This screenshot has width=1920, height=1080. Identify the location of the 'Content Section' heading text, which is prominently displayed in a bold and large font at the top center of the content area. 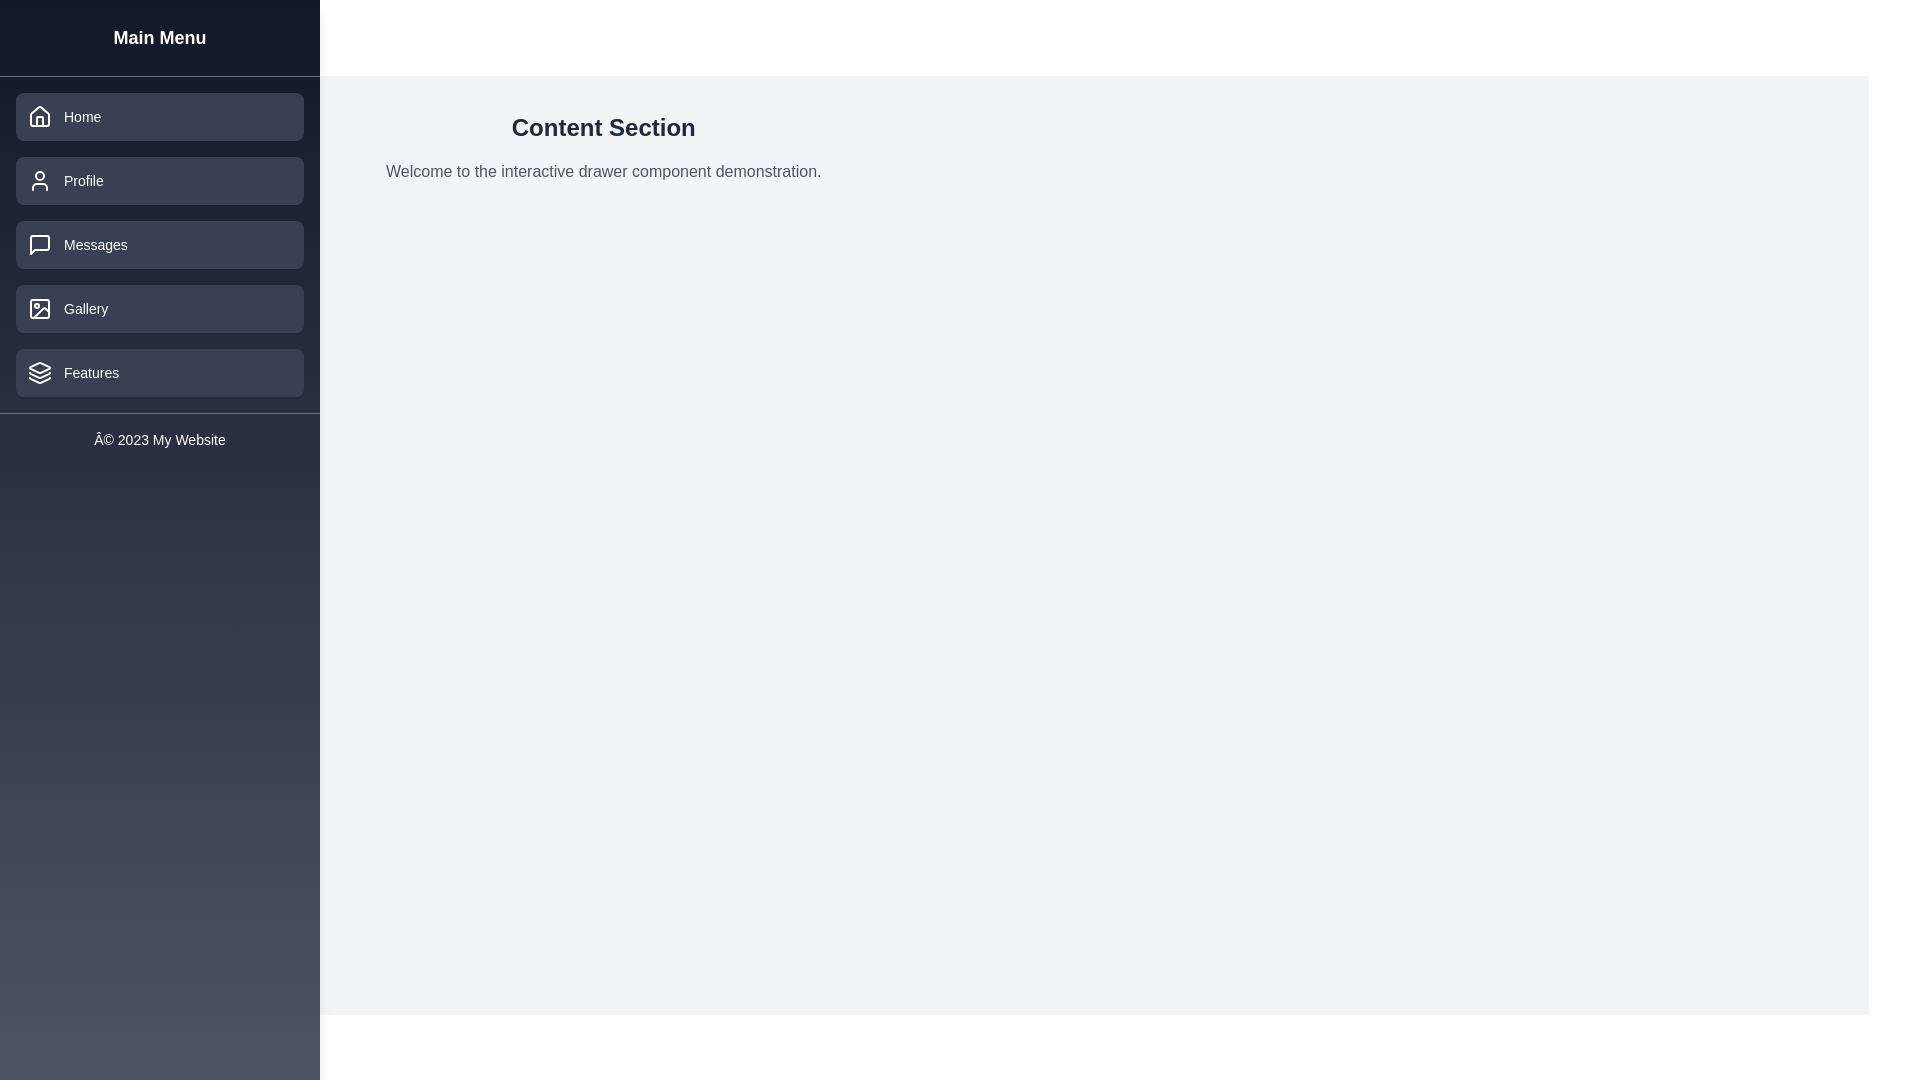
(602, 127).